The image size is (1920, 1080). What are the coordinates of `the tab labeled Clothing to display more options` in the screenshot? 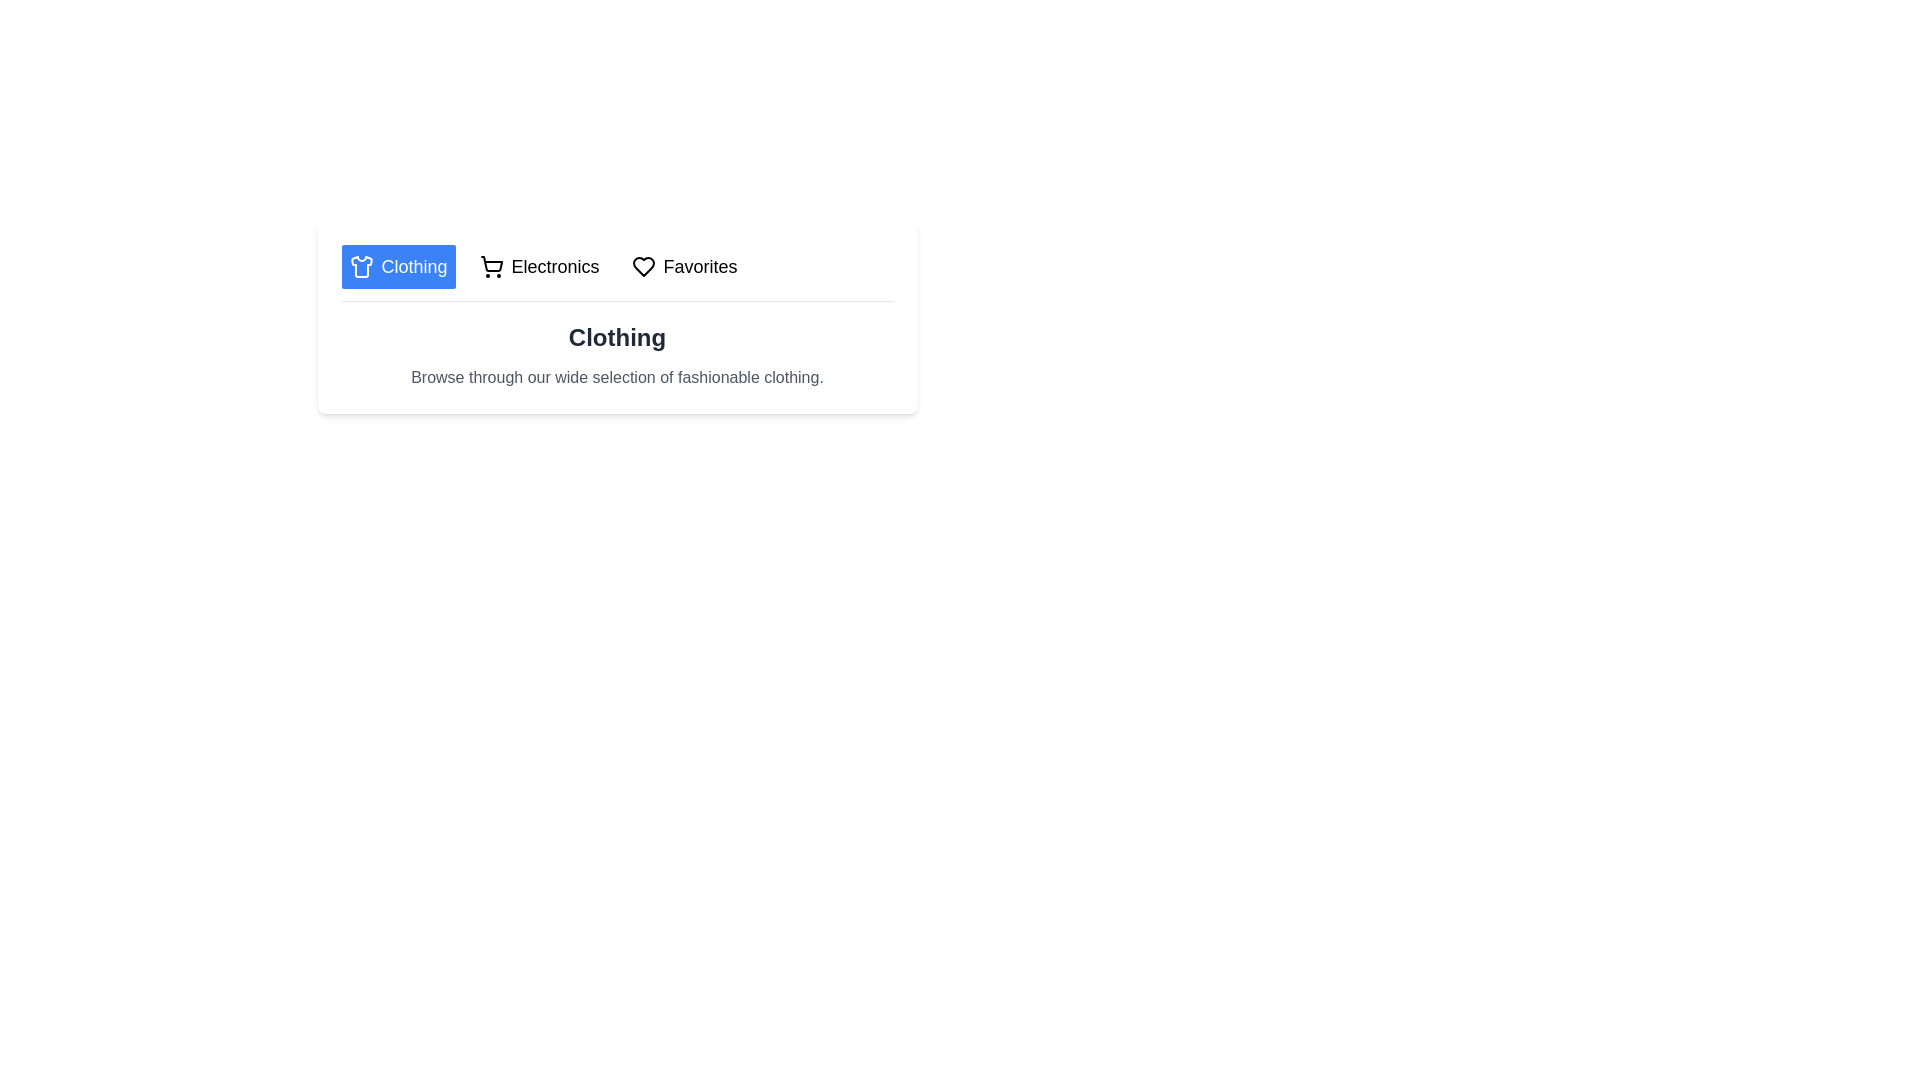 It's located at (398, 265).